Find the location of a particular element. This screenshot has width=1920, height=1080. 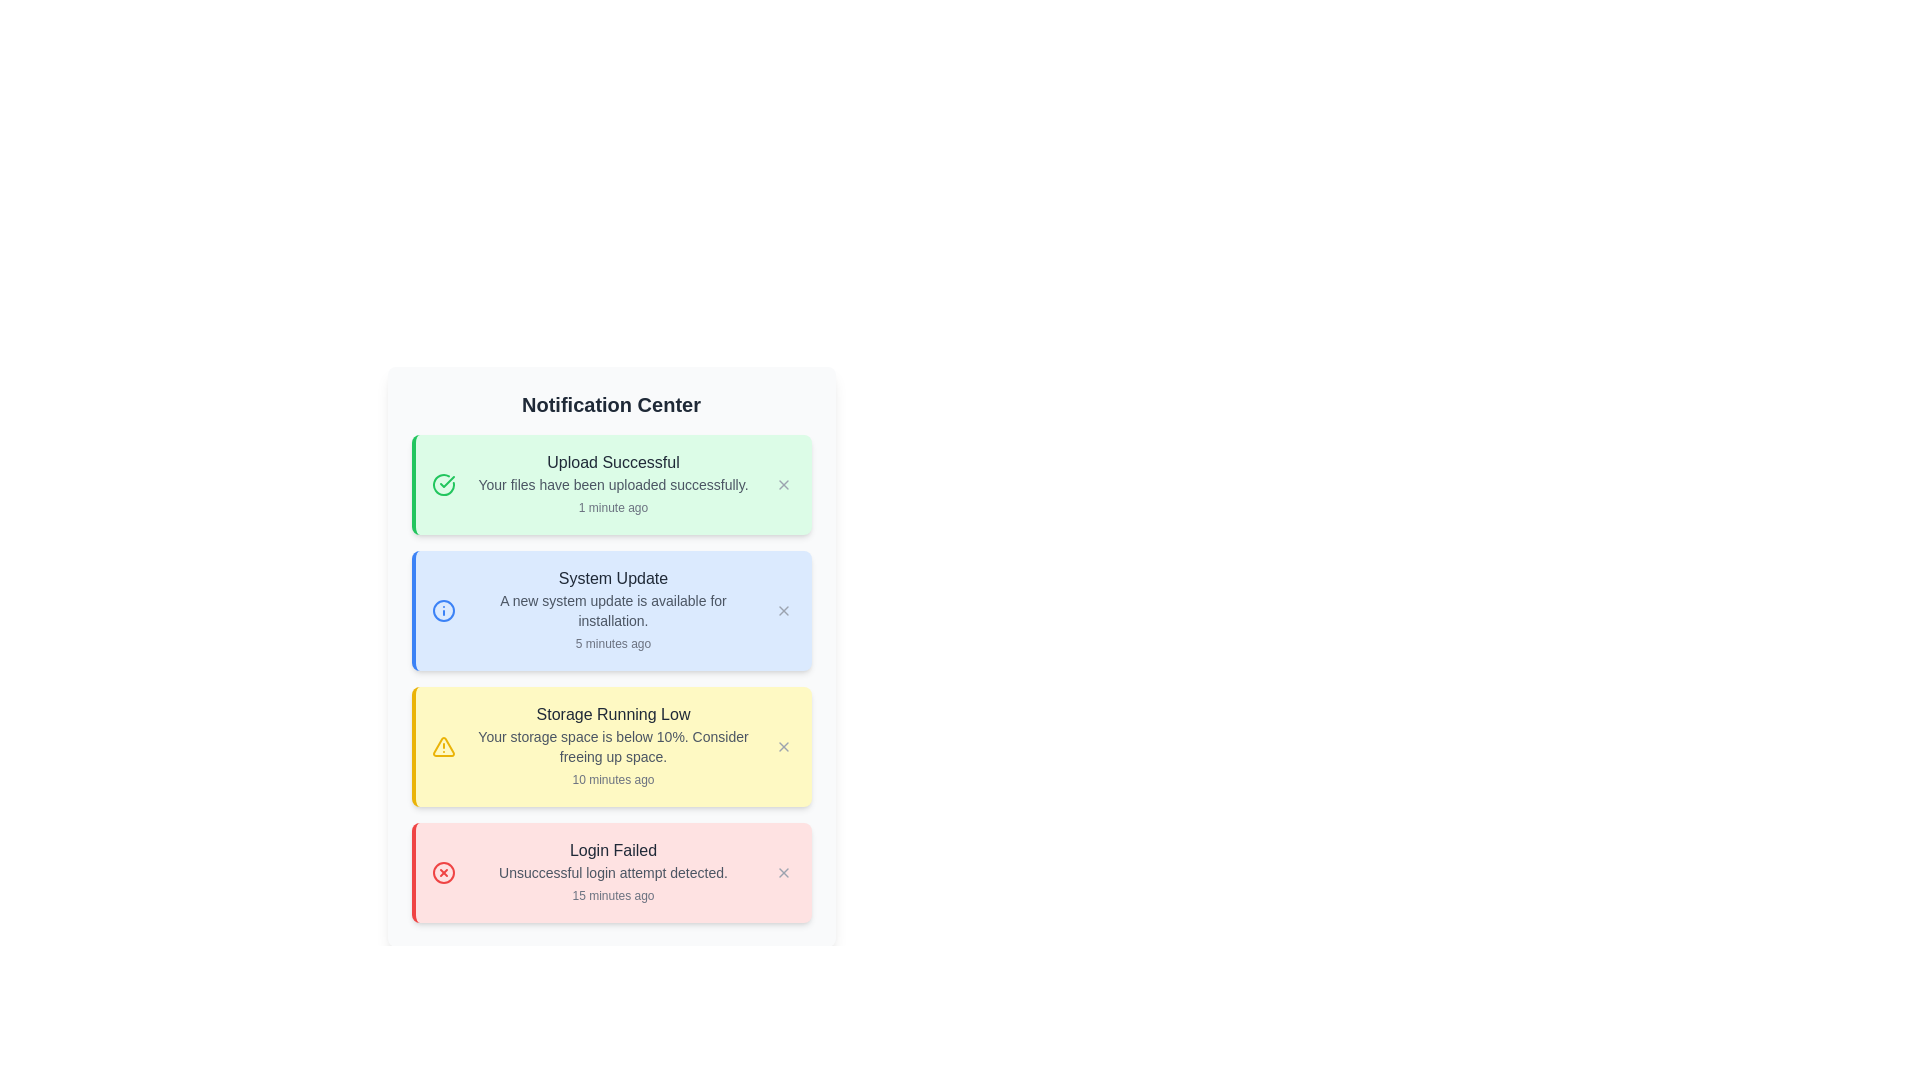

the close button in the top-right corner of the red-themed notification card titled 'Login Failed' is located at coordinates (782, 871).